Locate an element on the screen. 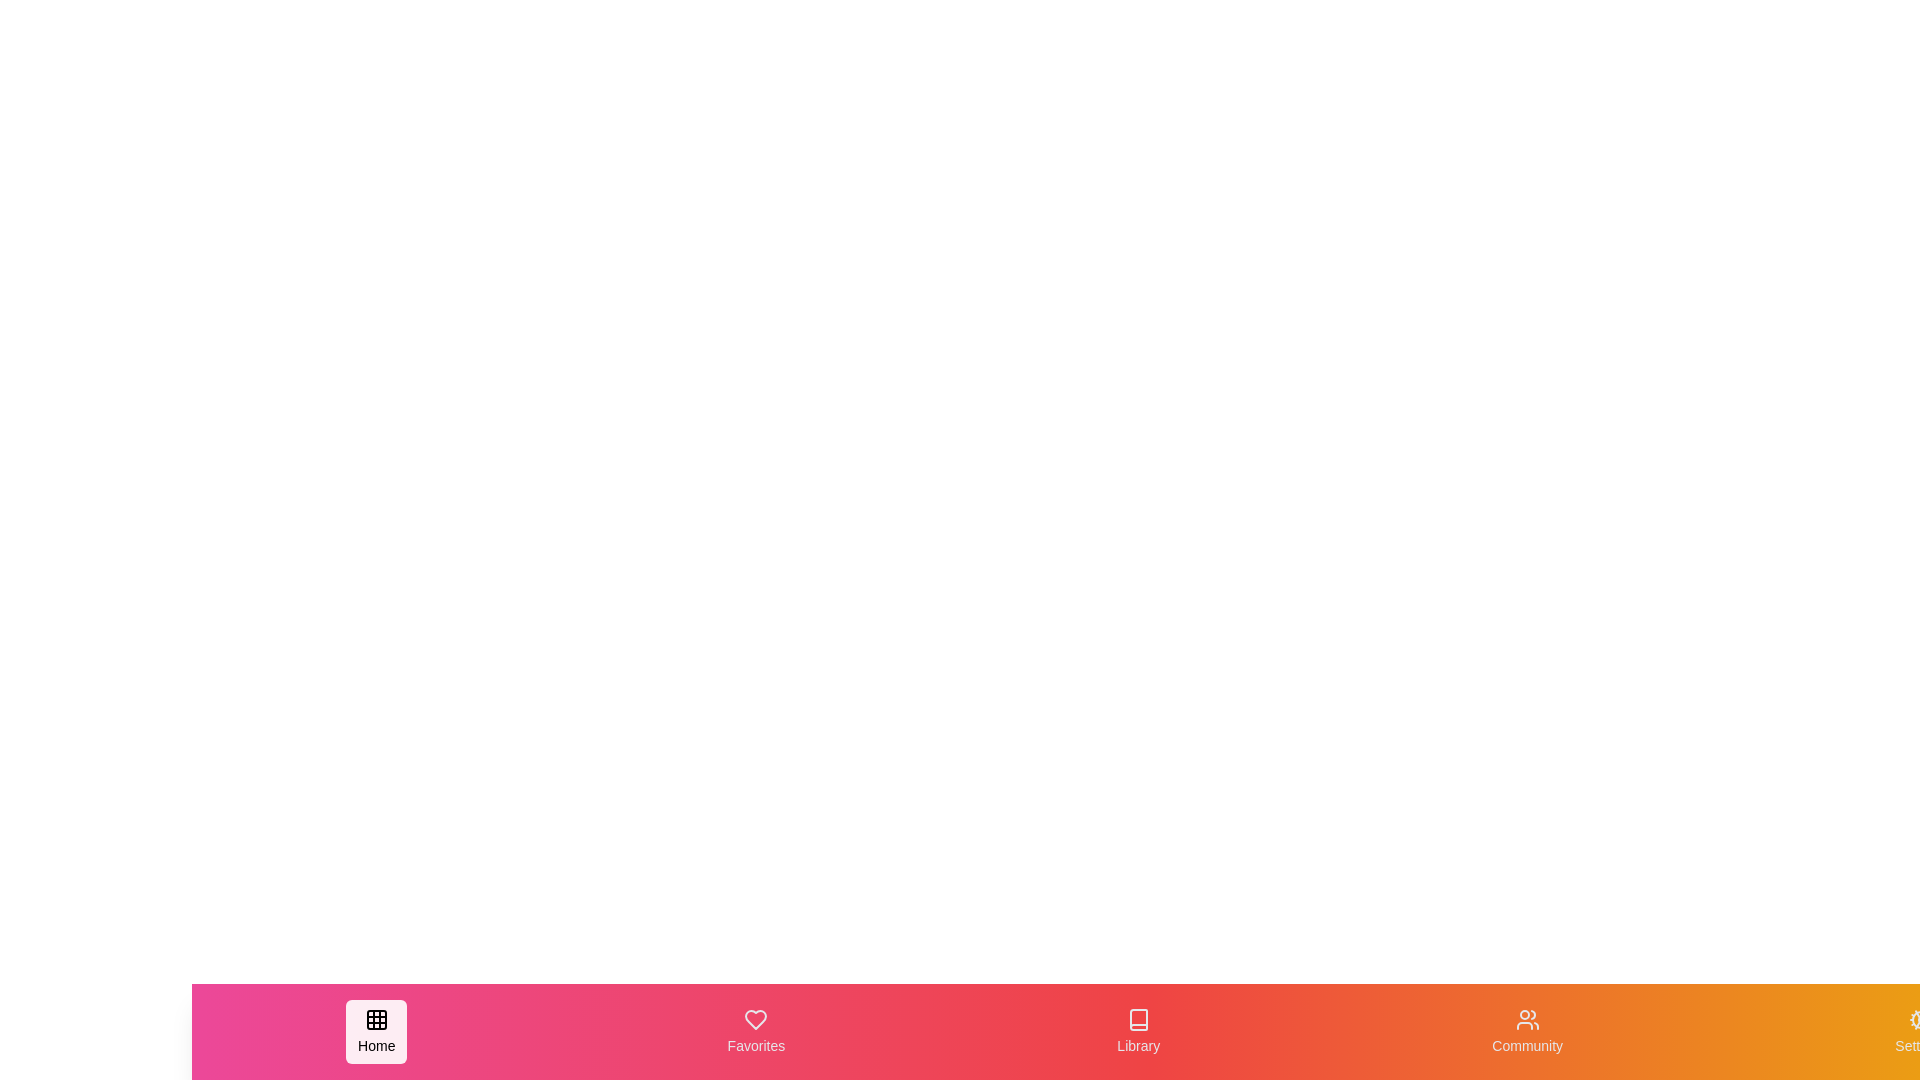 The image size is (1920, 1080). the navigation item Community is located at coordinates (1526, 1032).